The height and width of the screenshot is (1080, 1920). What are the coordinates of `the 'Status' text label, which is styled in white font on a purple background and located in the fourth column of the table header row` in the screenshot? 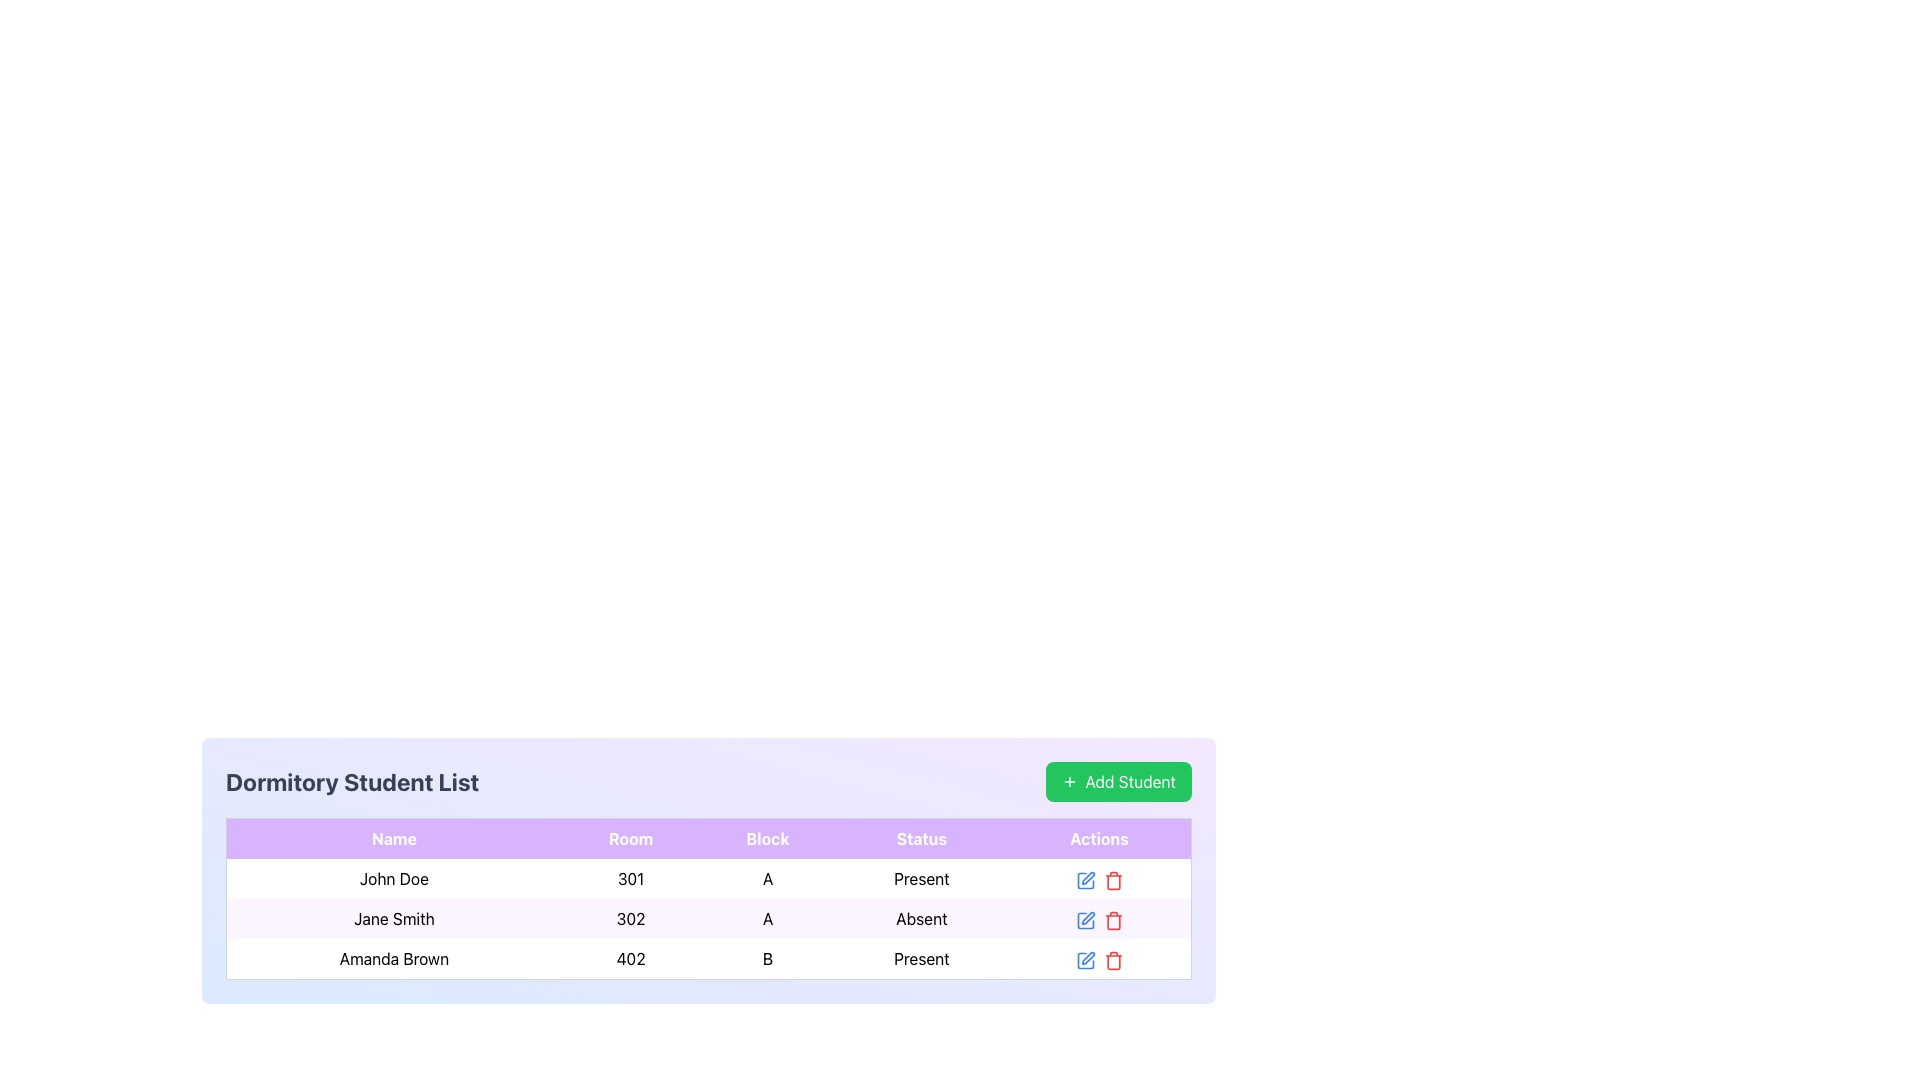 It's located at (920, 838).